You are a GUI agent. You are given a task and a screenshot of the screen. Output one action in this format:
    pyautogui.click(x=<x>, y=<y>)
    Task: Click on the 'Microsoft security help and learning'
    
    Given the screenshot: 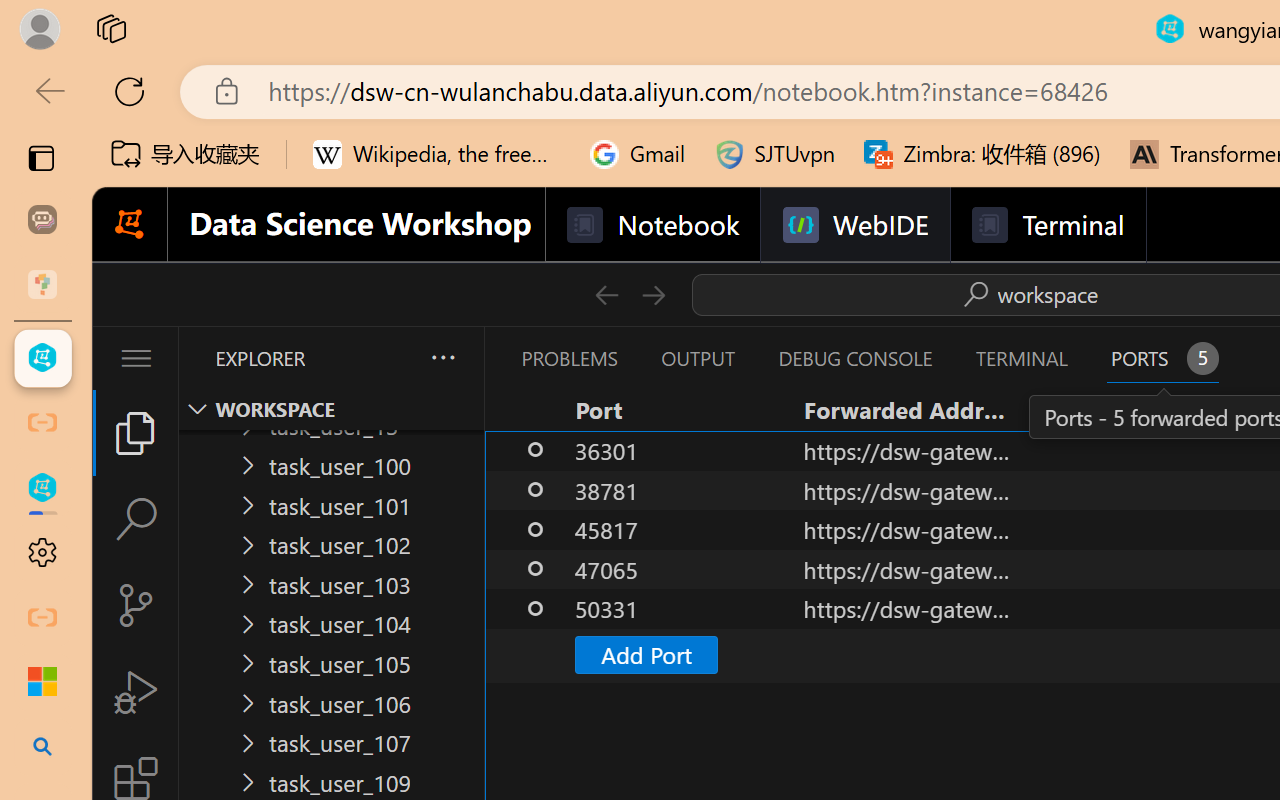 What is the action you would take?
    pyautogui.click(x=42, y=682)
    